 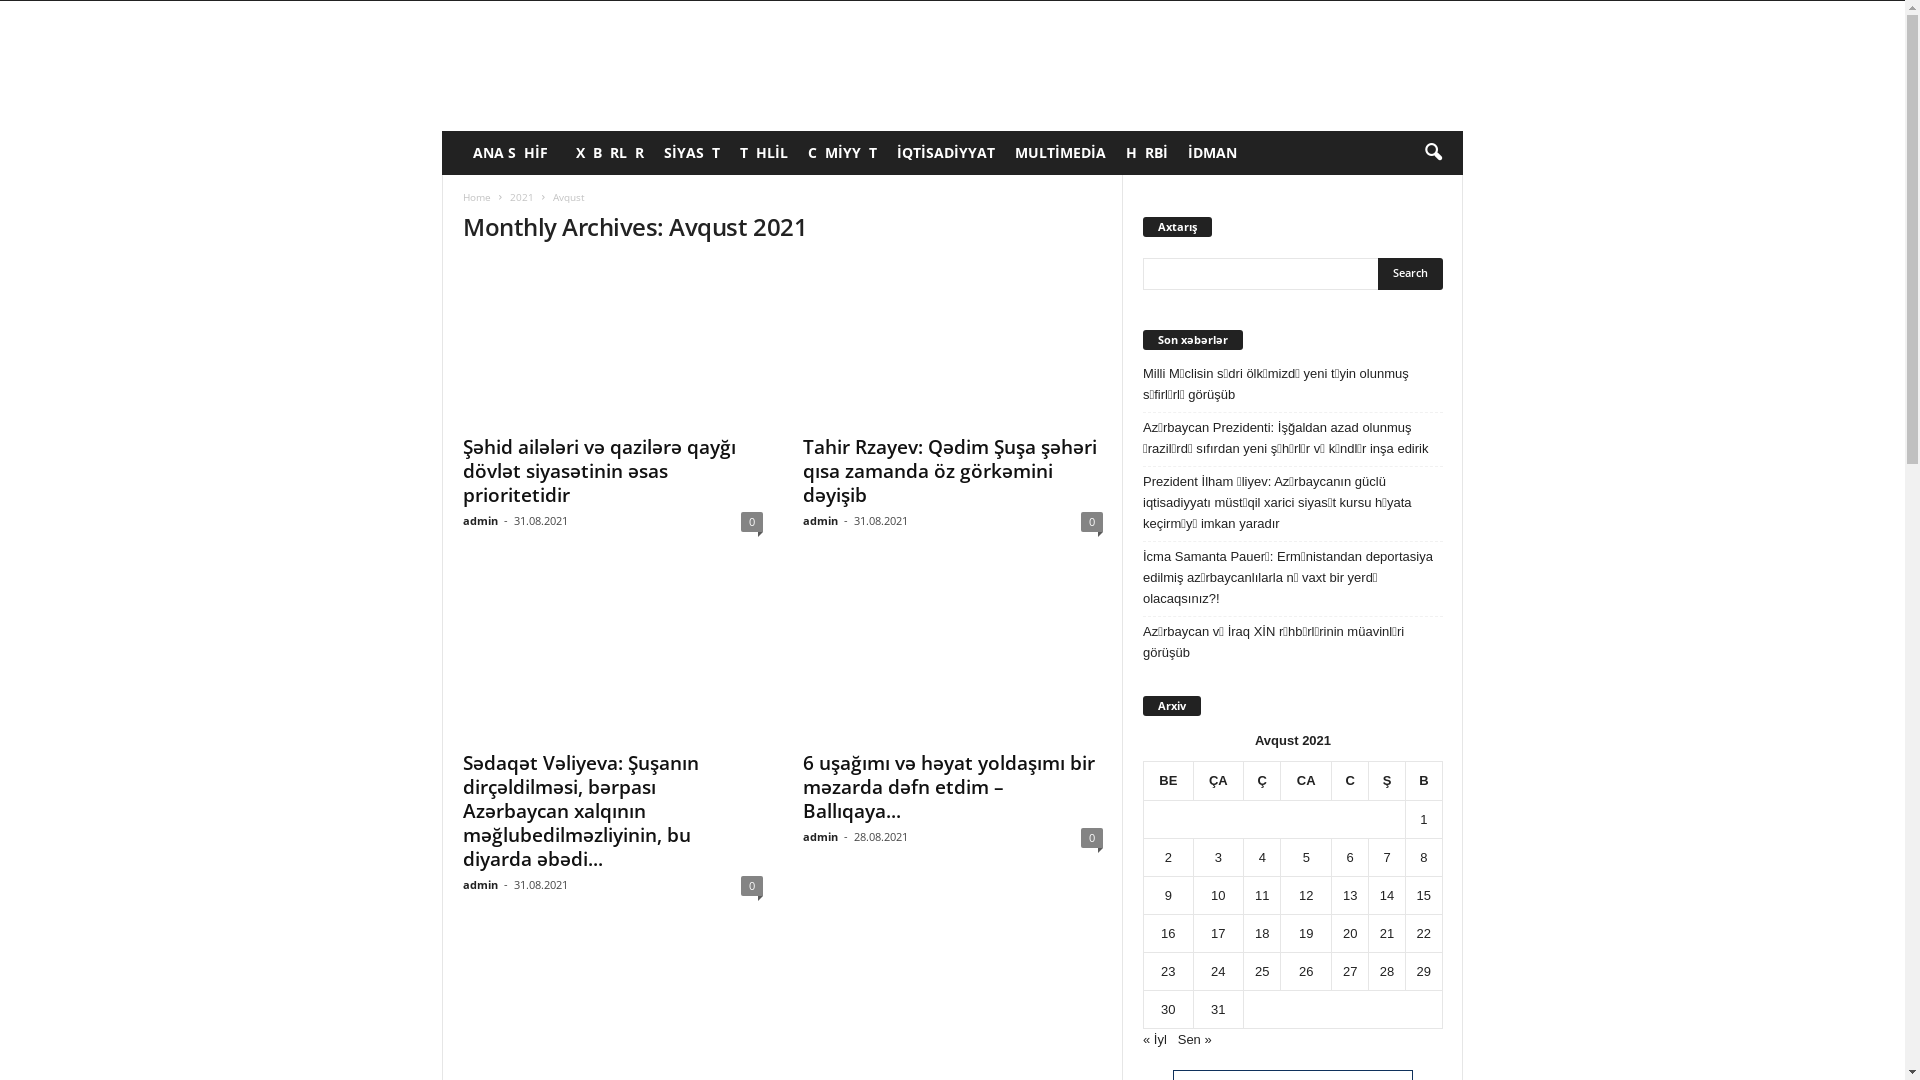 I want to click on '2021', so click(x=509, y=196).